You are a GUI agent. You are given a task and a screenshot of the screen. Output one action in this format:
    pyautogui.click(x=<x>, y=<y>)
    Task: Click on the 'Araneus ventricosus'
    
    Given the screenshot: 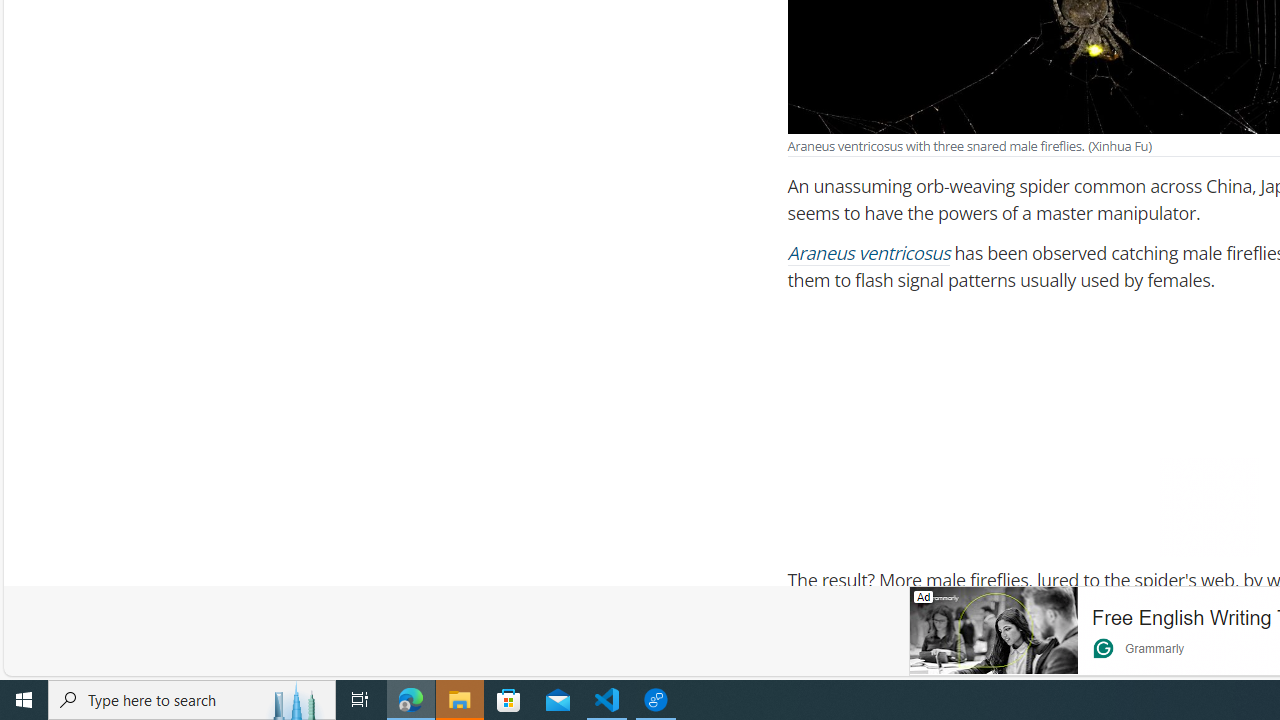 What is the action you would take?
    pyautogui.click(x=869, y=253)
    